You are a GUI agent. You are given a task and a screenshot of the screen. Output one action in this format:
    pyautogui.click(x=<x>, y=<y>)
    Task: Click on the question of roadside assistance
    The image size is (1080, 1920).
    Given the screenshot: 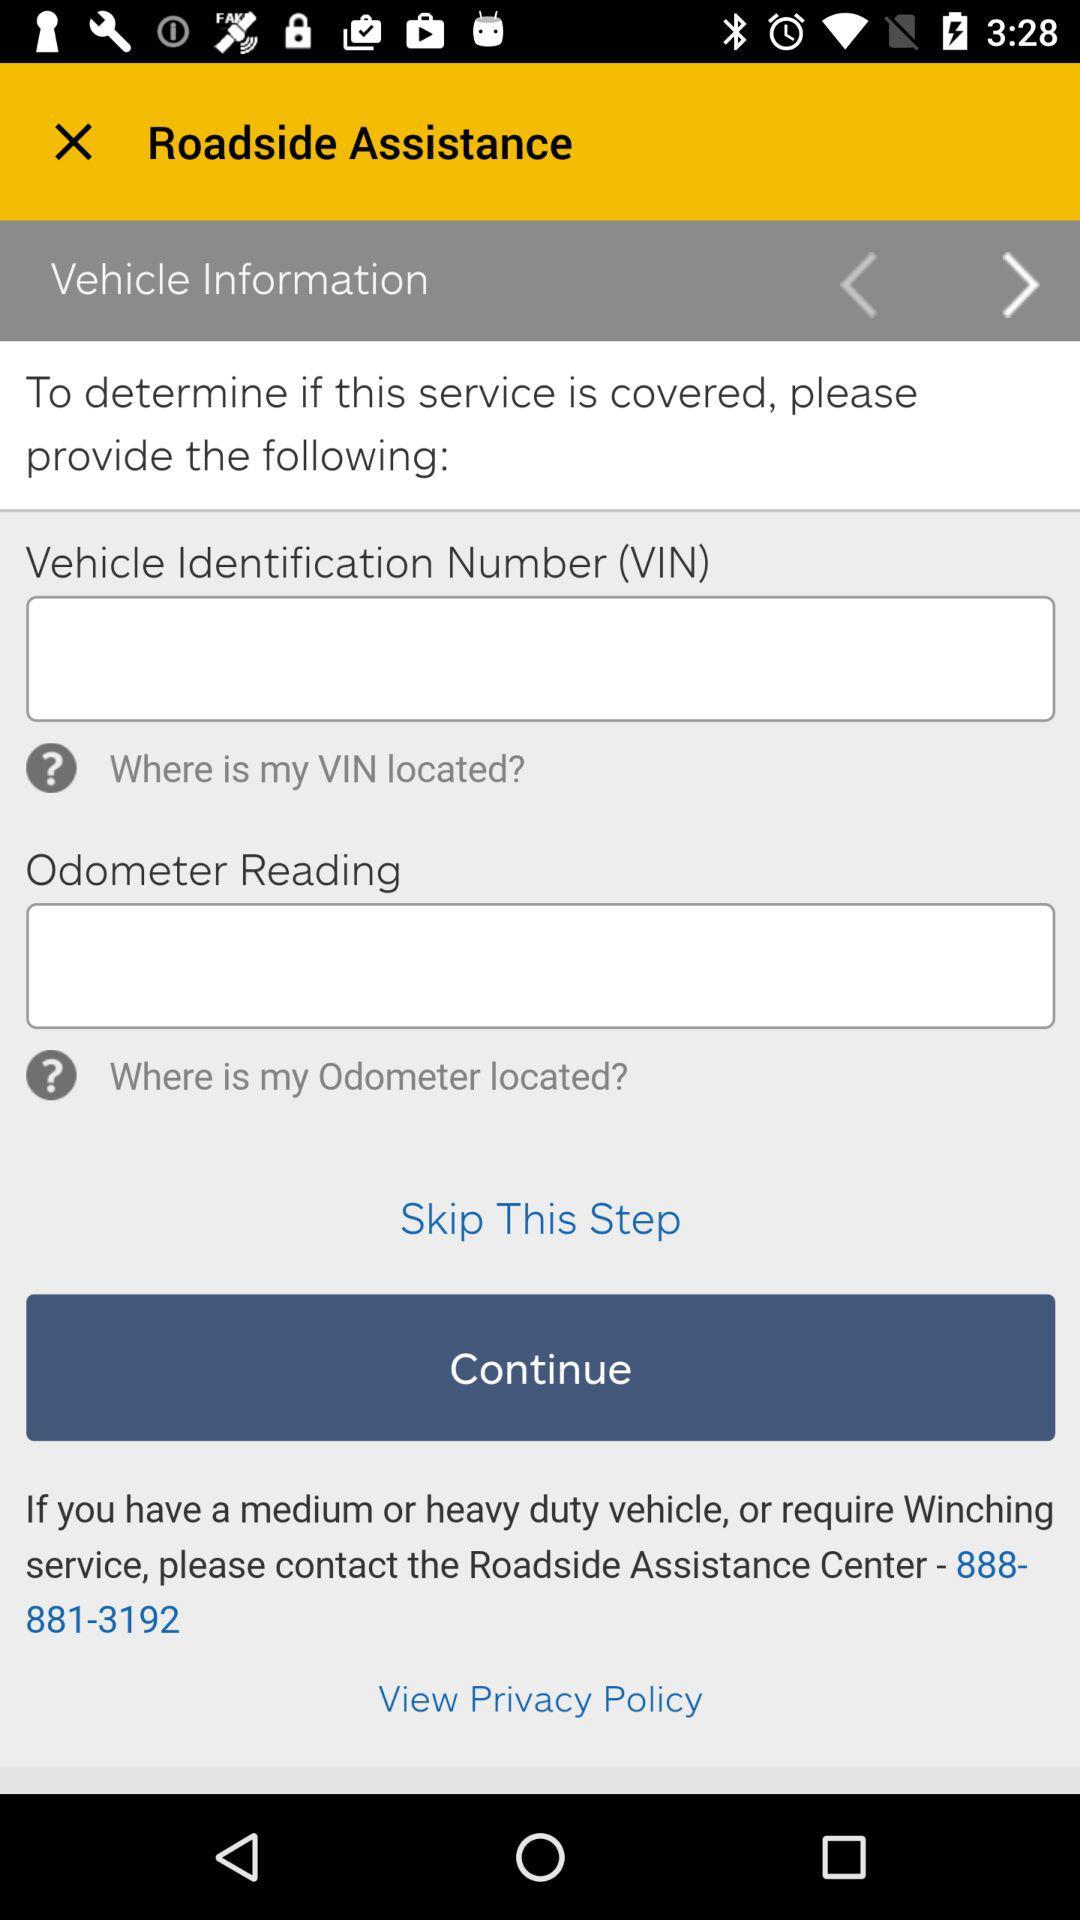 What is the action you would take?
    pyautogui.click(x=540, y=993)
    